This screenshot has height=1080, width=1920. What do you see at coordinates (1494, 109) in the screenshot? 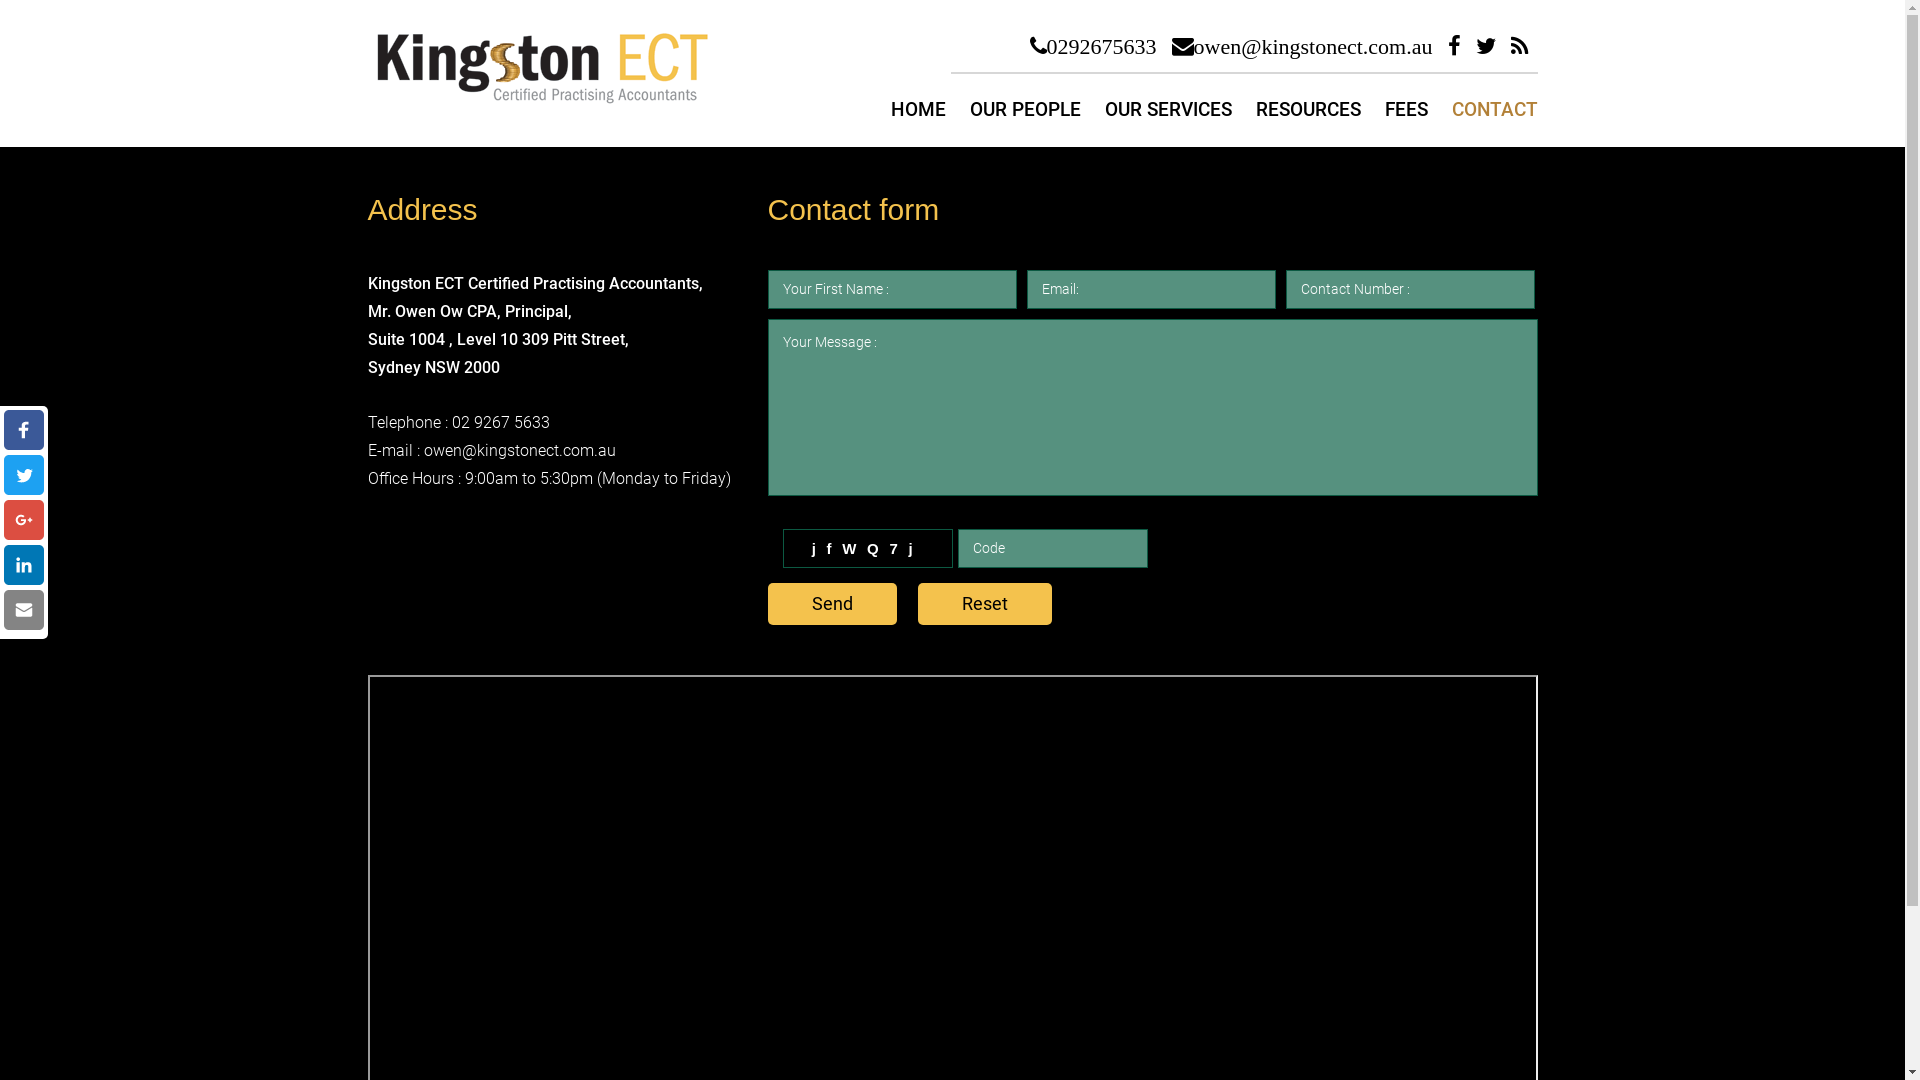
I see `'CONTACT'` at bounding box center [1494, 109].